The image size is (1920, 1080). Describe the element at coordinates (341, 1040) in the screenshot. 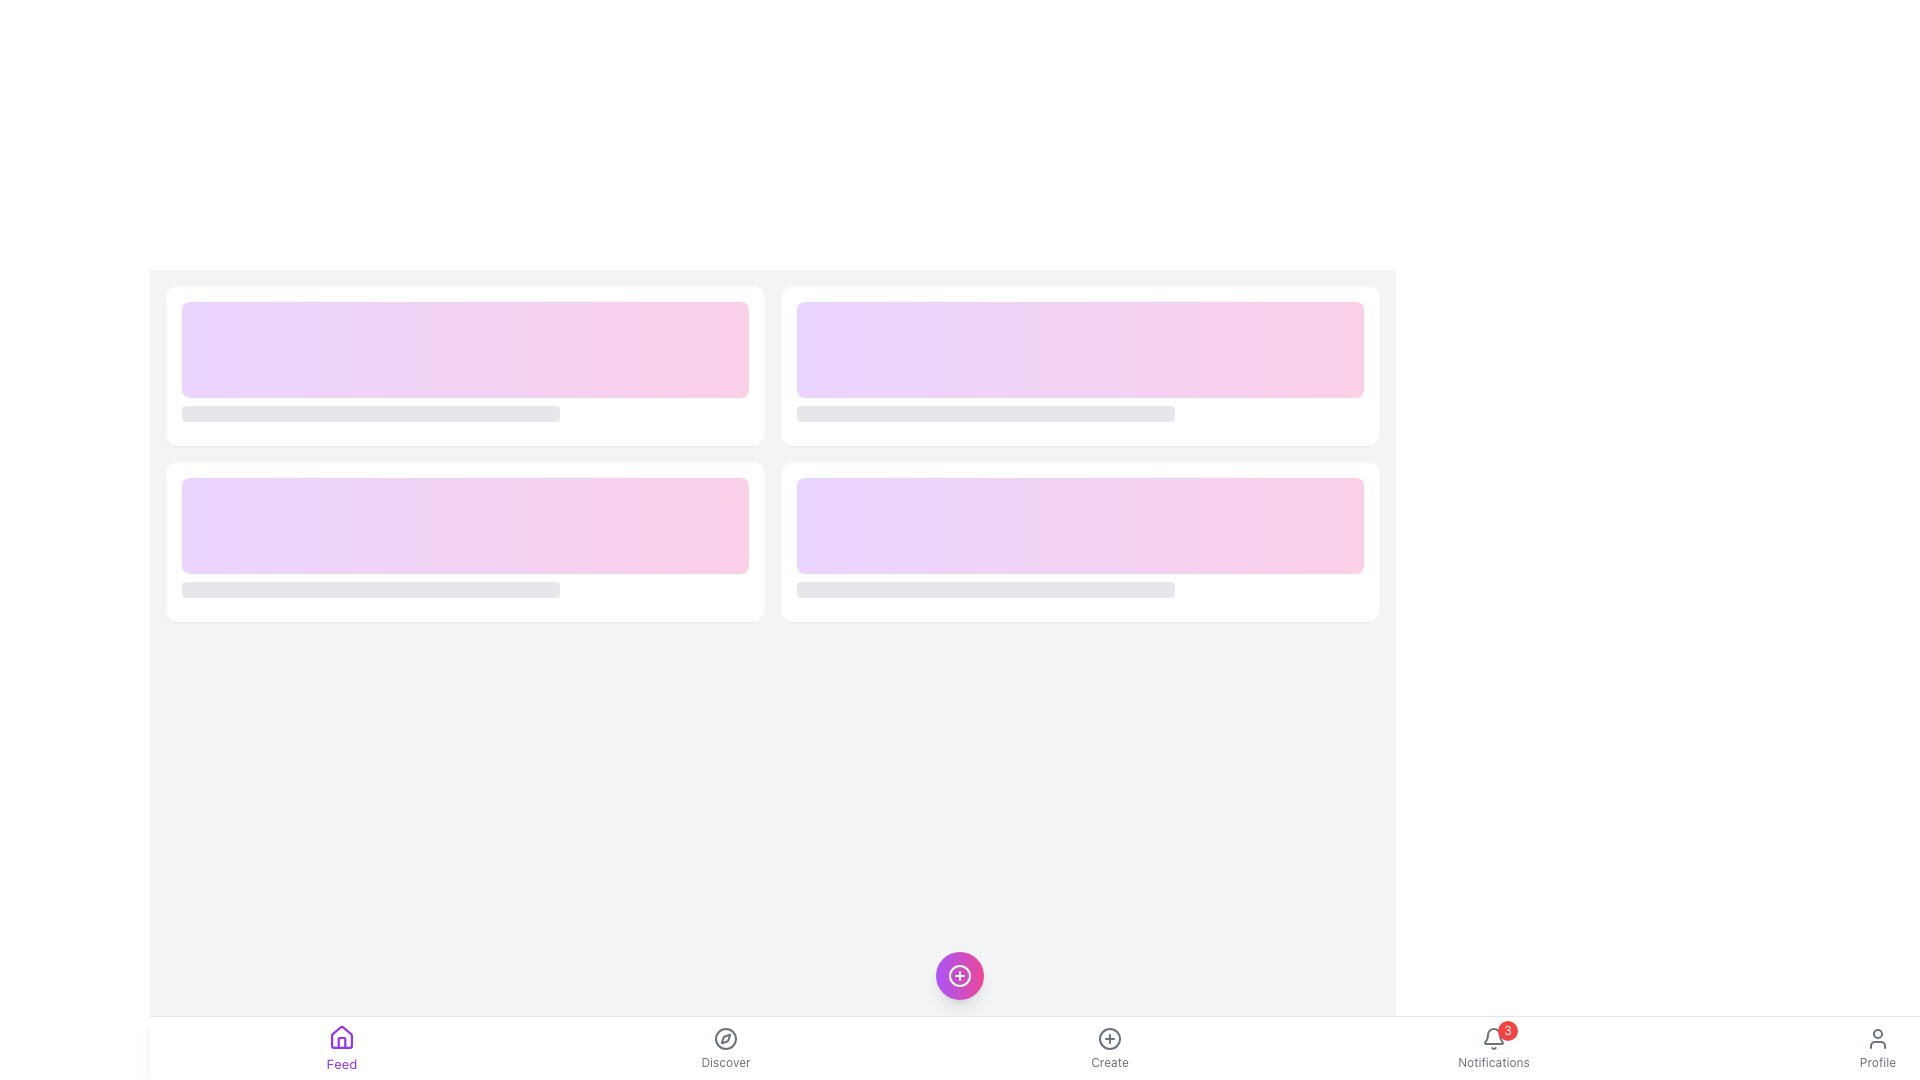

I see `the small vector graphic representing a stylized house component located within the 'Feed' icon in the bottom navigation bar` at that location.